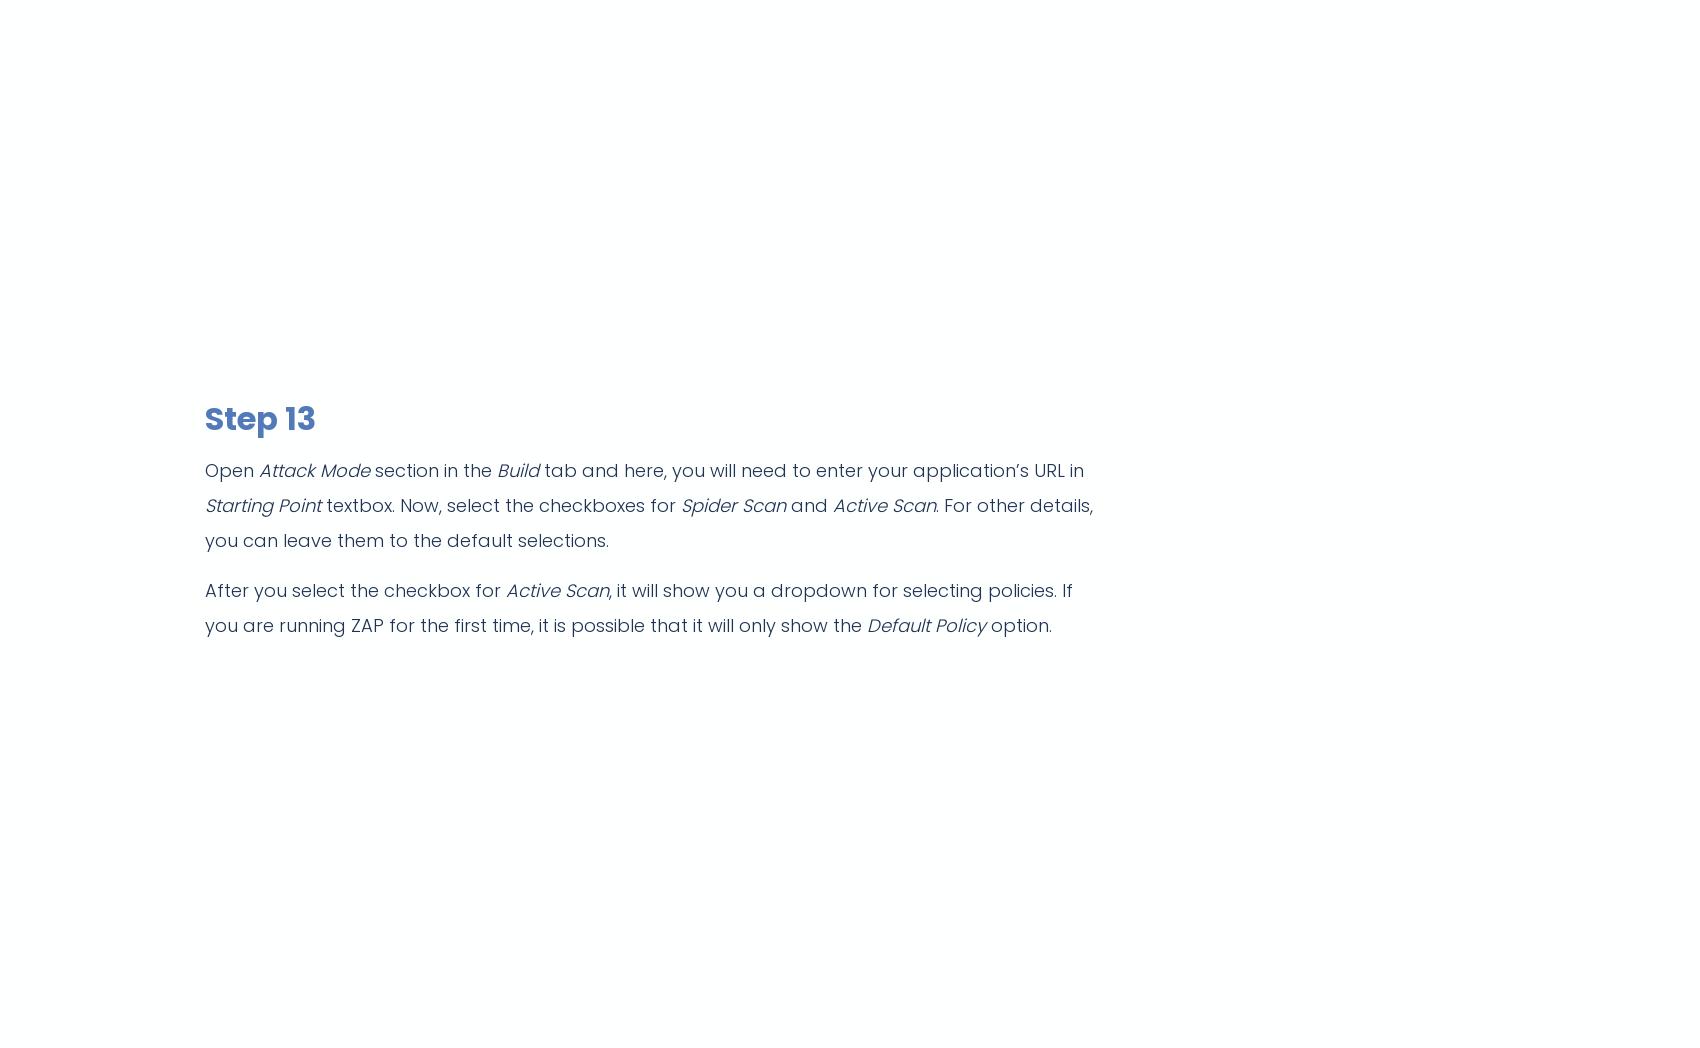 The height and width of the screenshot is (1048, 1700). I want to click on 'Attack Mode', so click(314, 469).